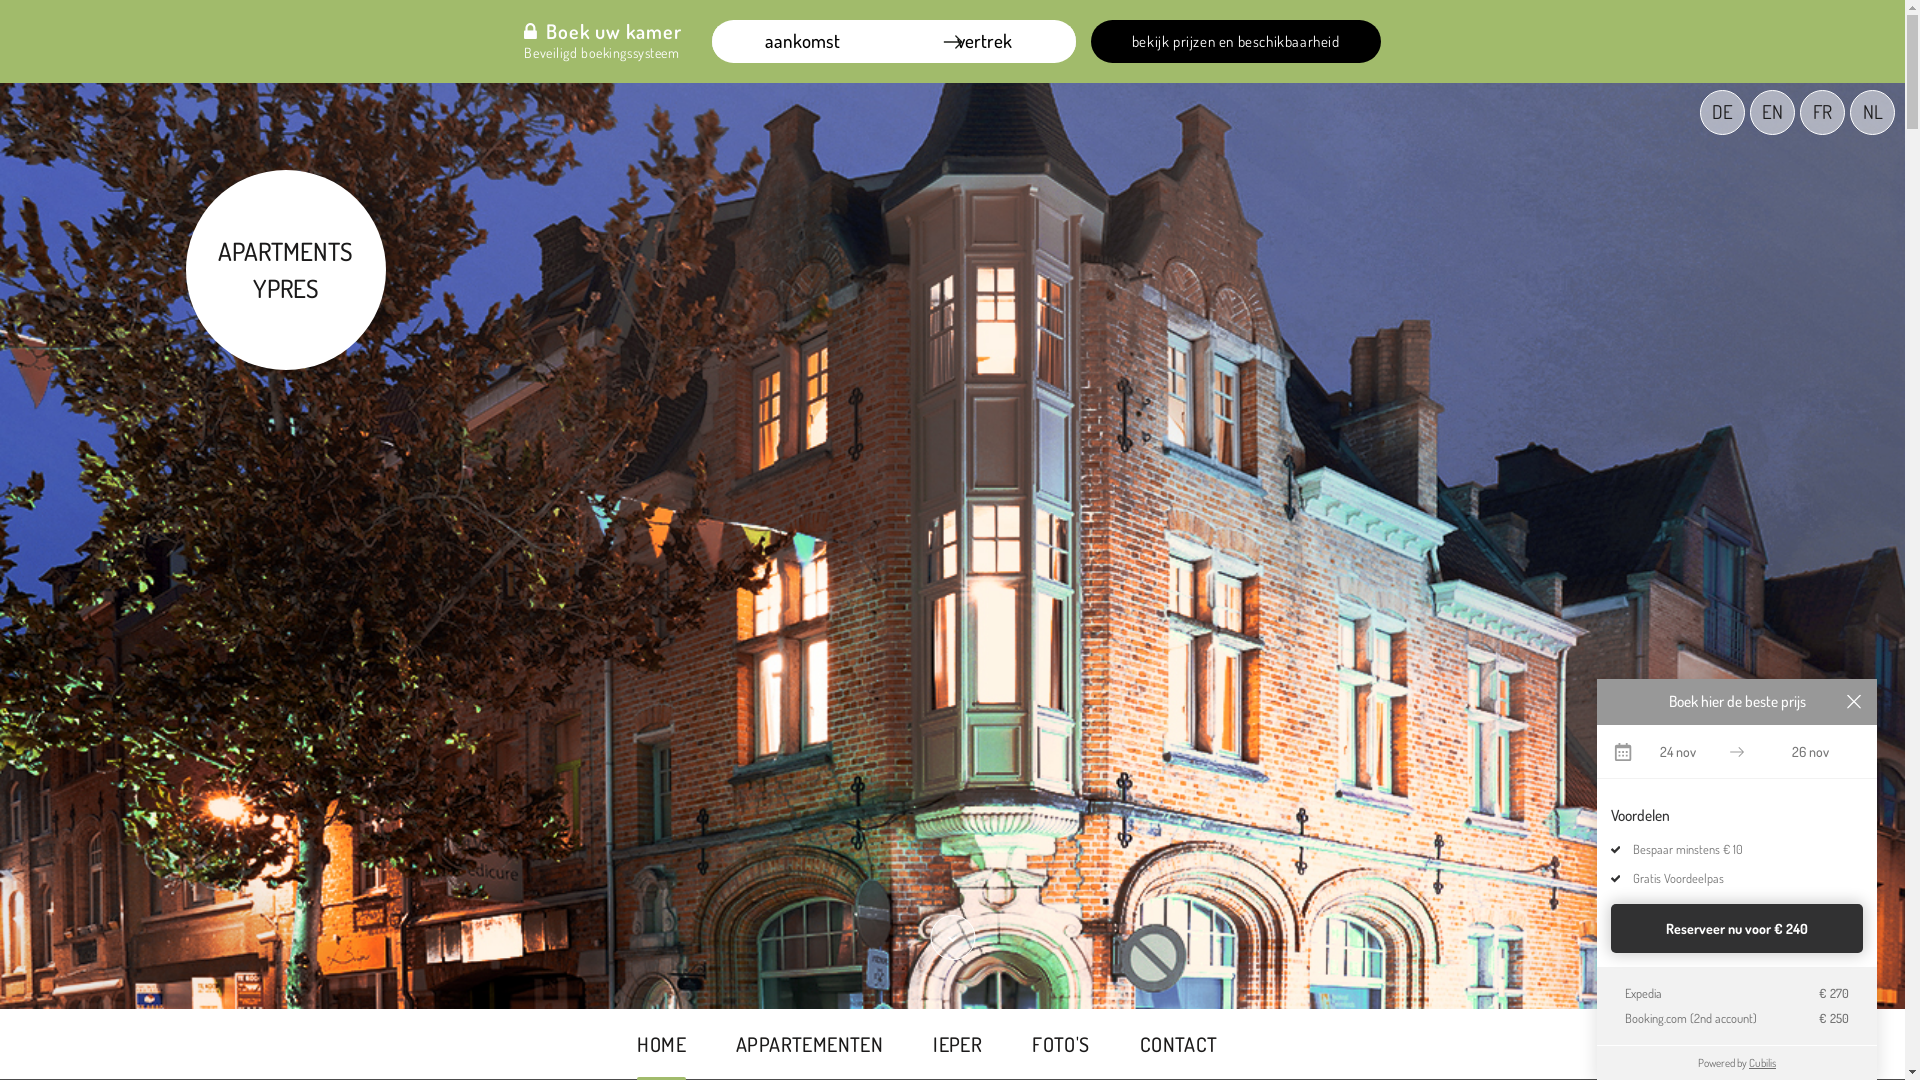 The height and width of the screenshot is (1080, 1920). Describe the element at coordinates (1032, 1043) in the screenshot. I see `'FOTO'S'` at that location.